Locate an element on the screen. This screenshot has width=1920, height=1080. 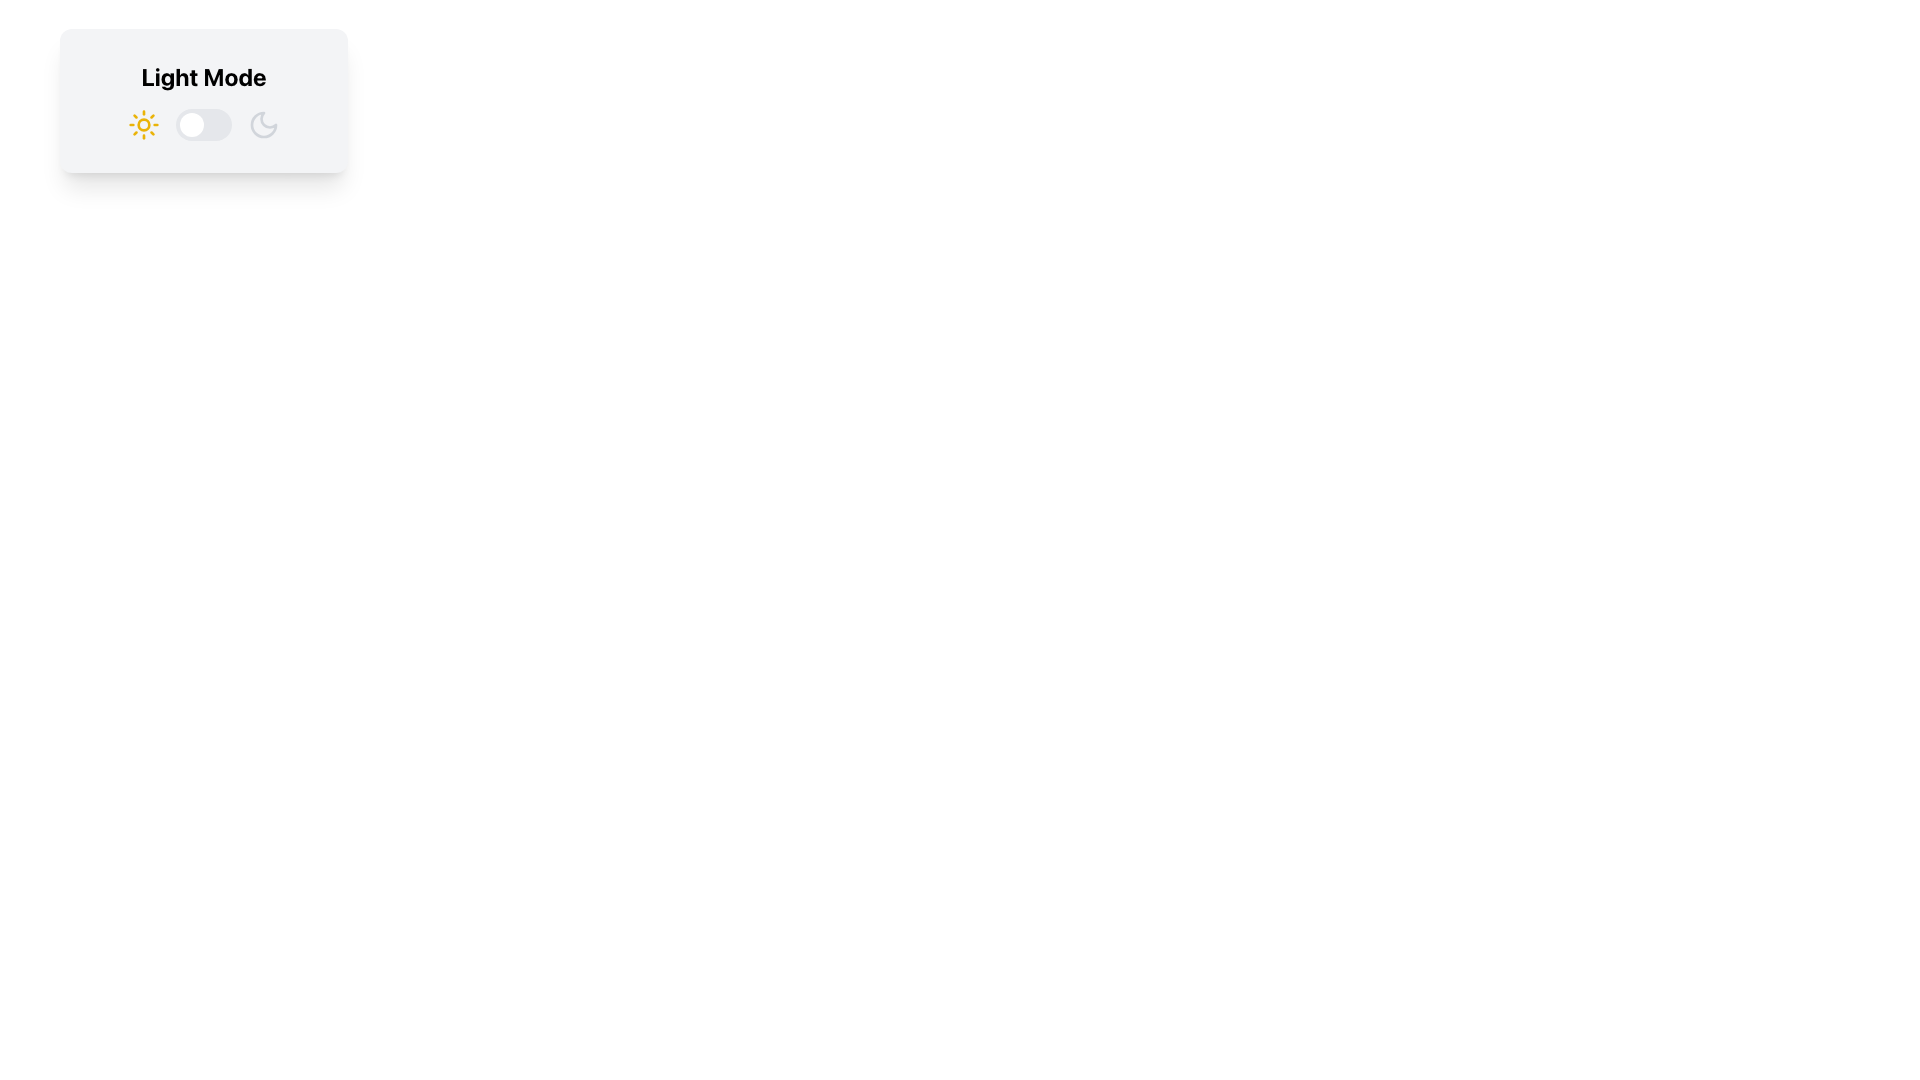
the toggle switch, which is styled with a rounded rectangular outline in gray and features a circular white handle on the left side, to change its state from light mode to dark mode or vice versa is located at coordinates (203, 124).